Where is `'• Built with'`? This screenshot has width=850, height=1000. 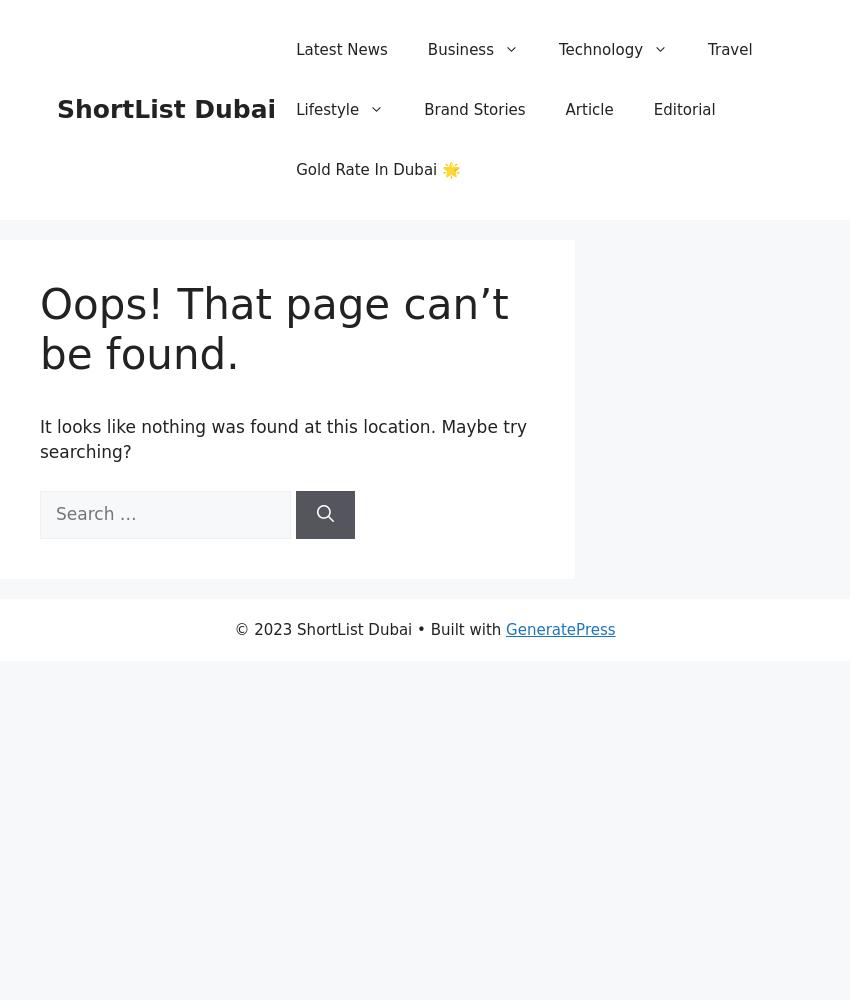
'• Built with' is located at coordinates (458, 629).